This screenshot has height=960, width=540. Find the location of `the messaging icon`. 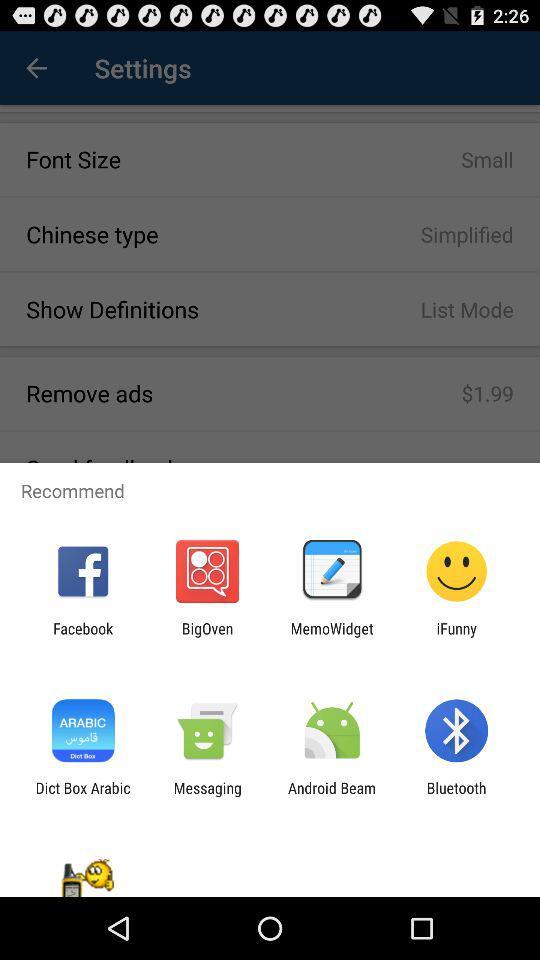

the messaging icon is located at coordinates (206, 796).